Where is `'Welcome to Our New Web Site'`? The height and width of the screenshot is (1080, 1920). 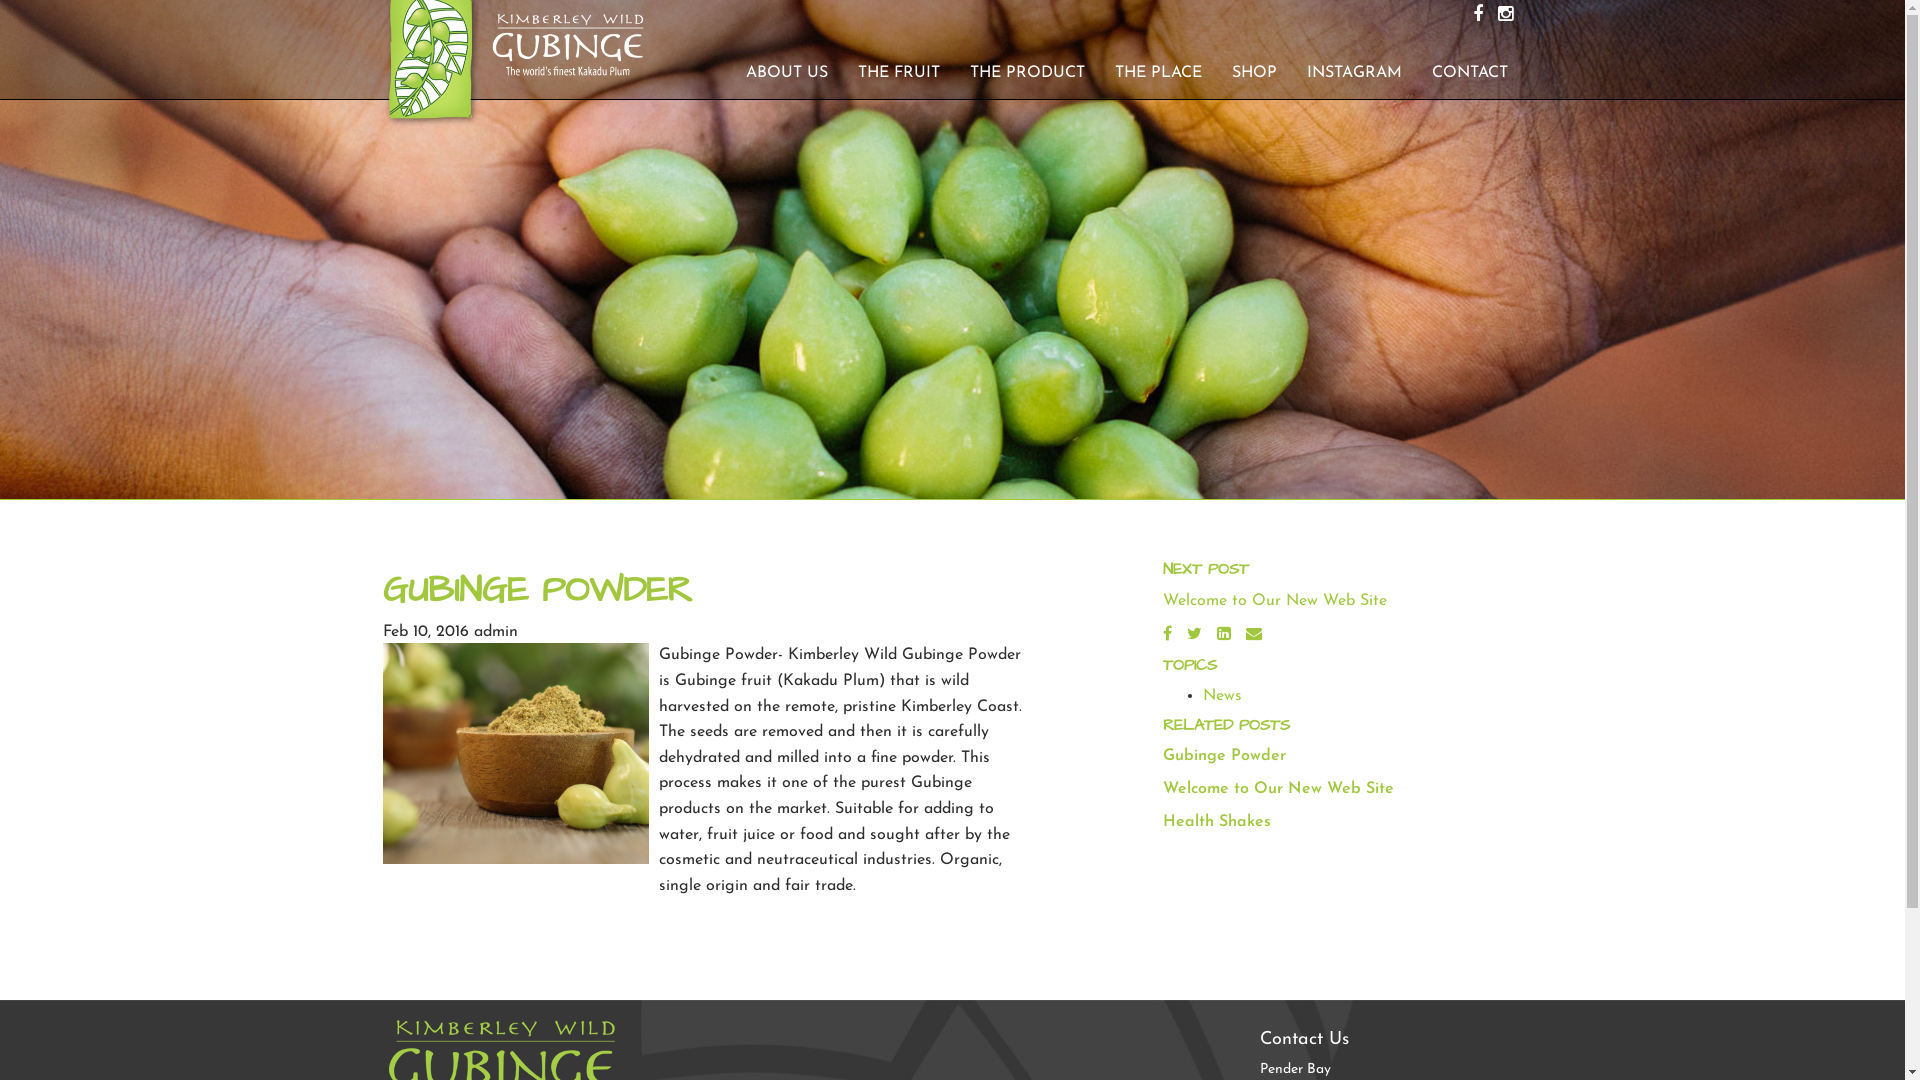
'Welcome to Our New Web Site' is located at coordinates (1272, 600).